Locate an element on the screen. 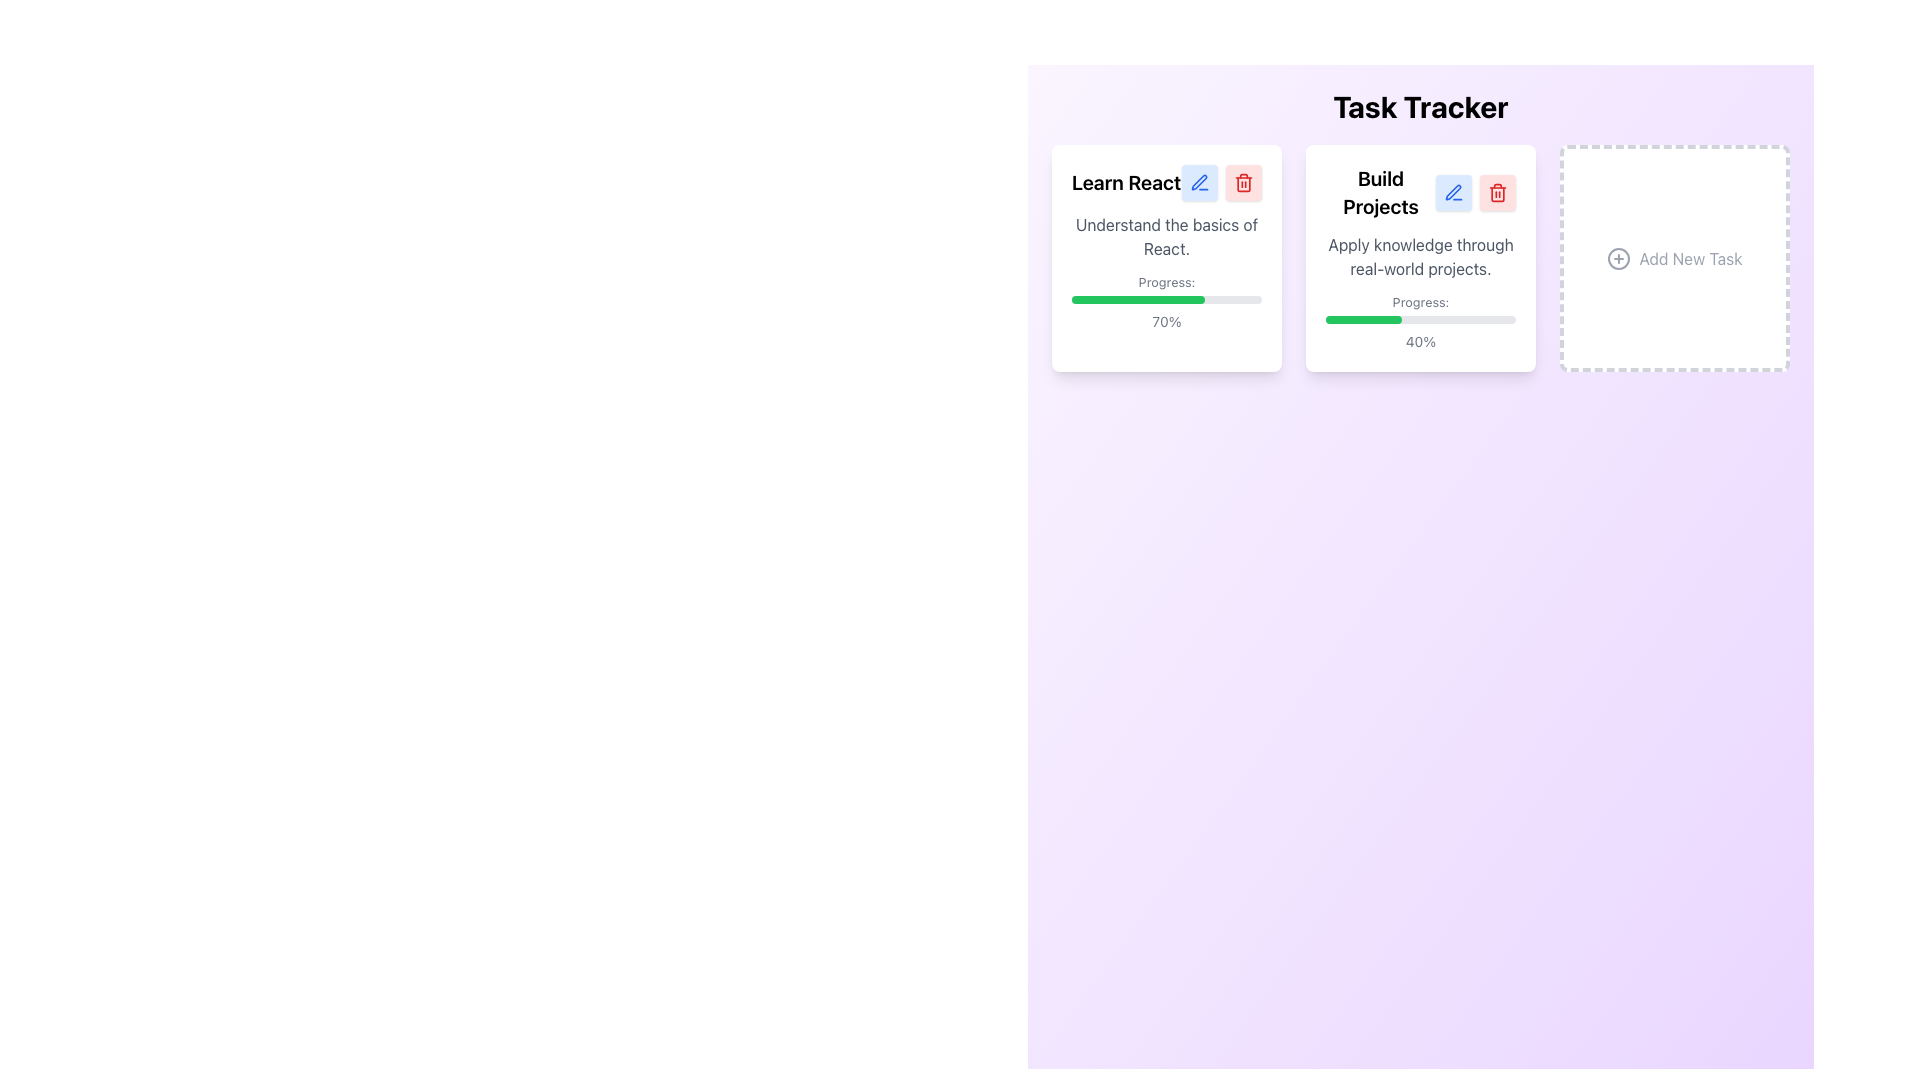 This screenshot has width=1920, height=1080. the descriptive label text reading 'Progress:' styled in gray, positioned above the progress bar and percentage indicator within the task card is located at coordinates (1166, 281).